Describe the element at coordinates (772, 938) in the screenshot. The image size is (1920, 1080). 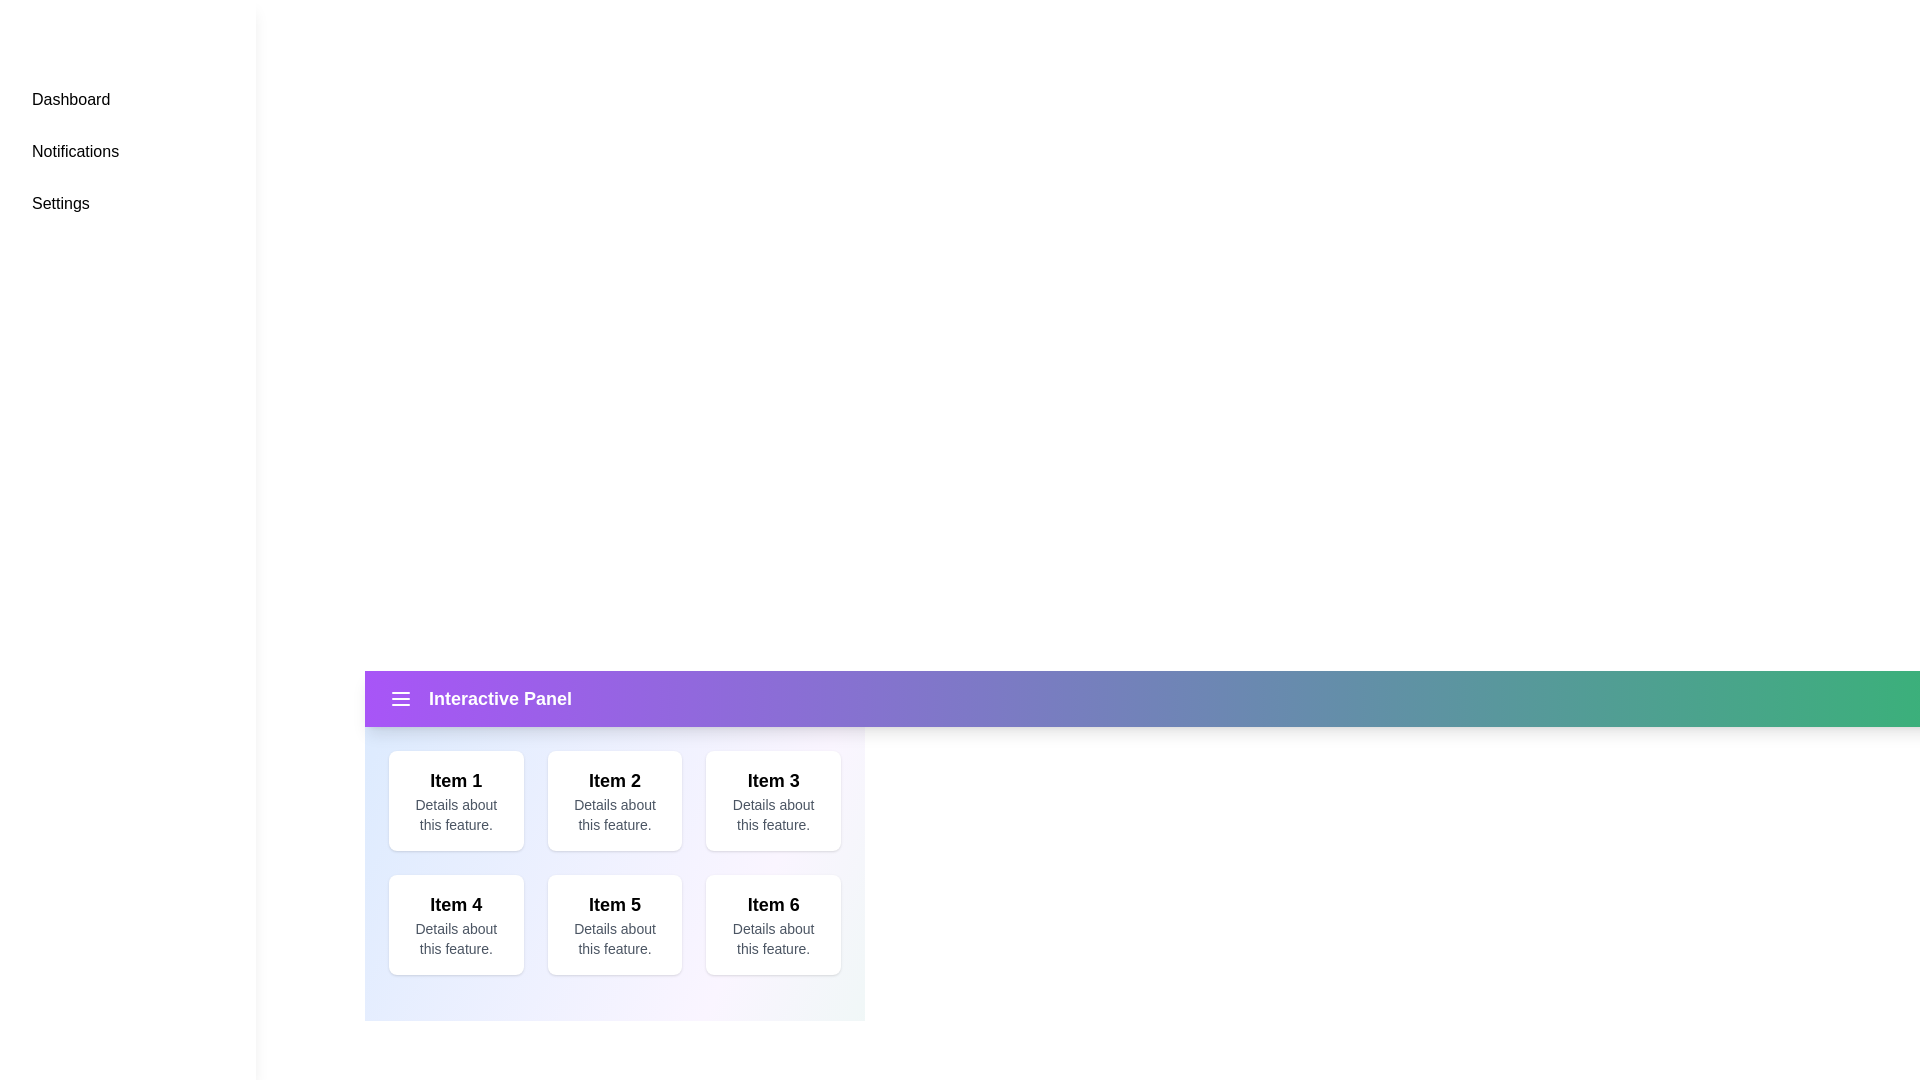
I see `text content of the Text Label displaying 'Details about this feature.' located under 'Item 6' in a card-like structure` at that location.